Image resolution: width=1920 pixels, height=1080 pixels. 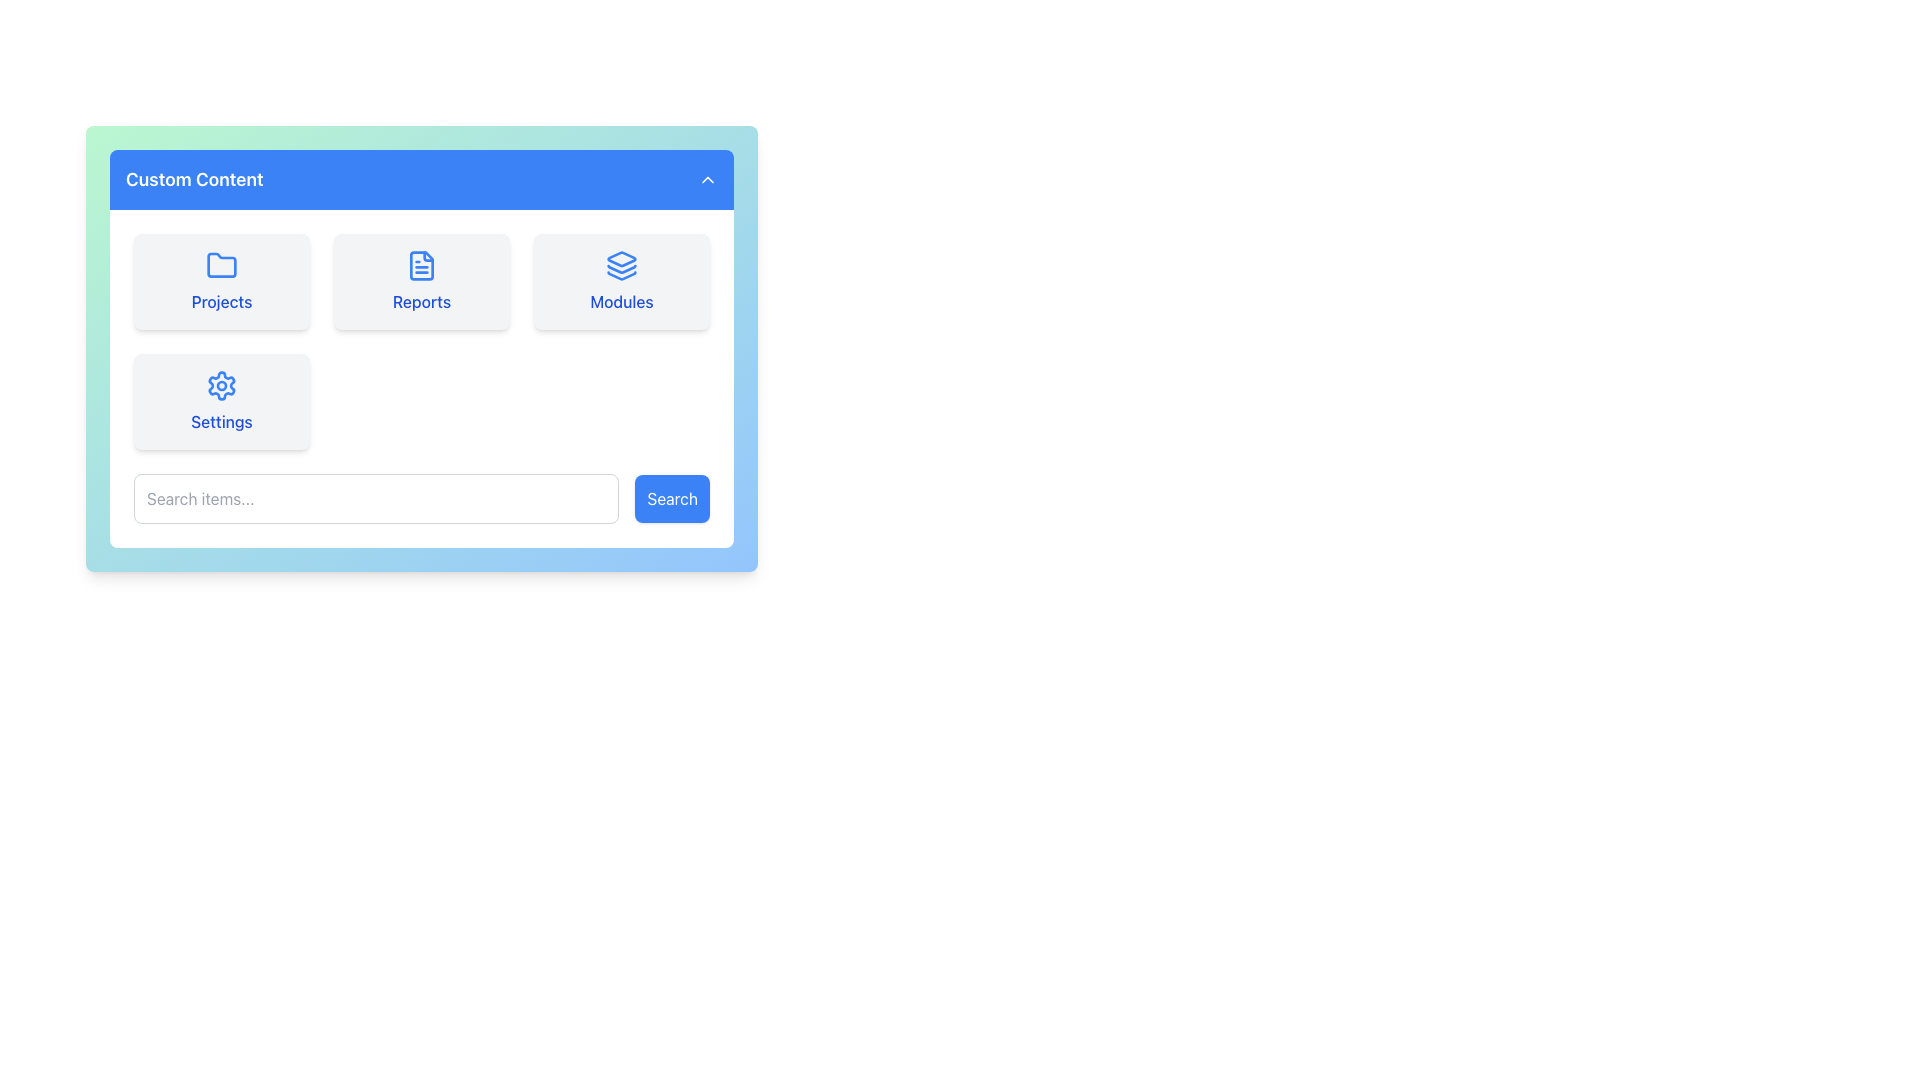 I want to click on the blue folder icon located centrally within the 'Projects' option box at the top section of the card, so click(x=221, y=265).